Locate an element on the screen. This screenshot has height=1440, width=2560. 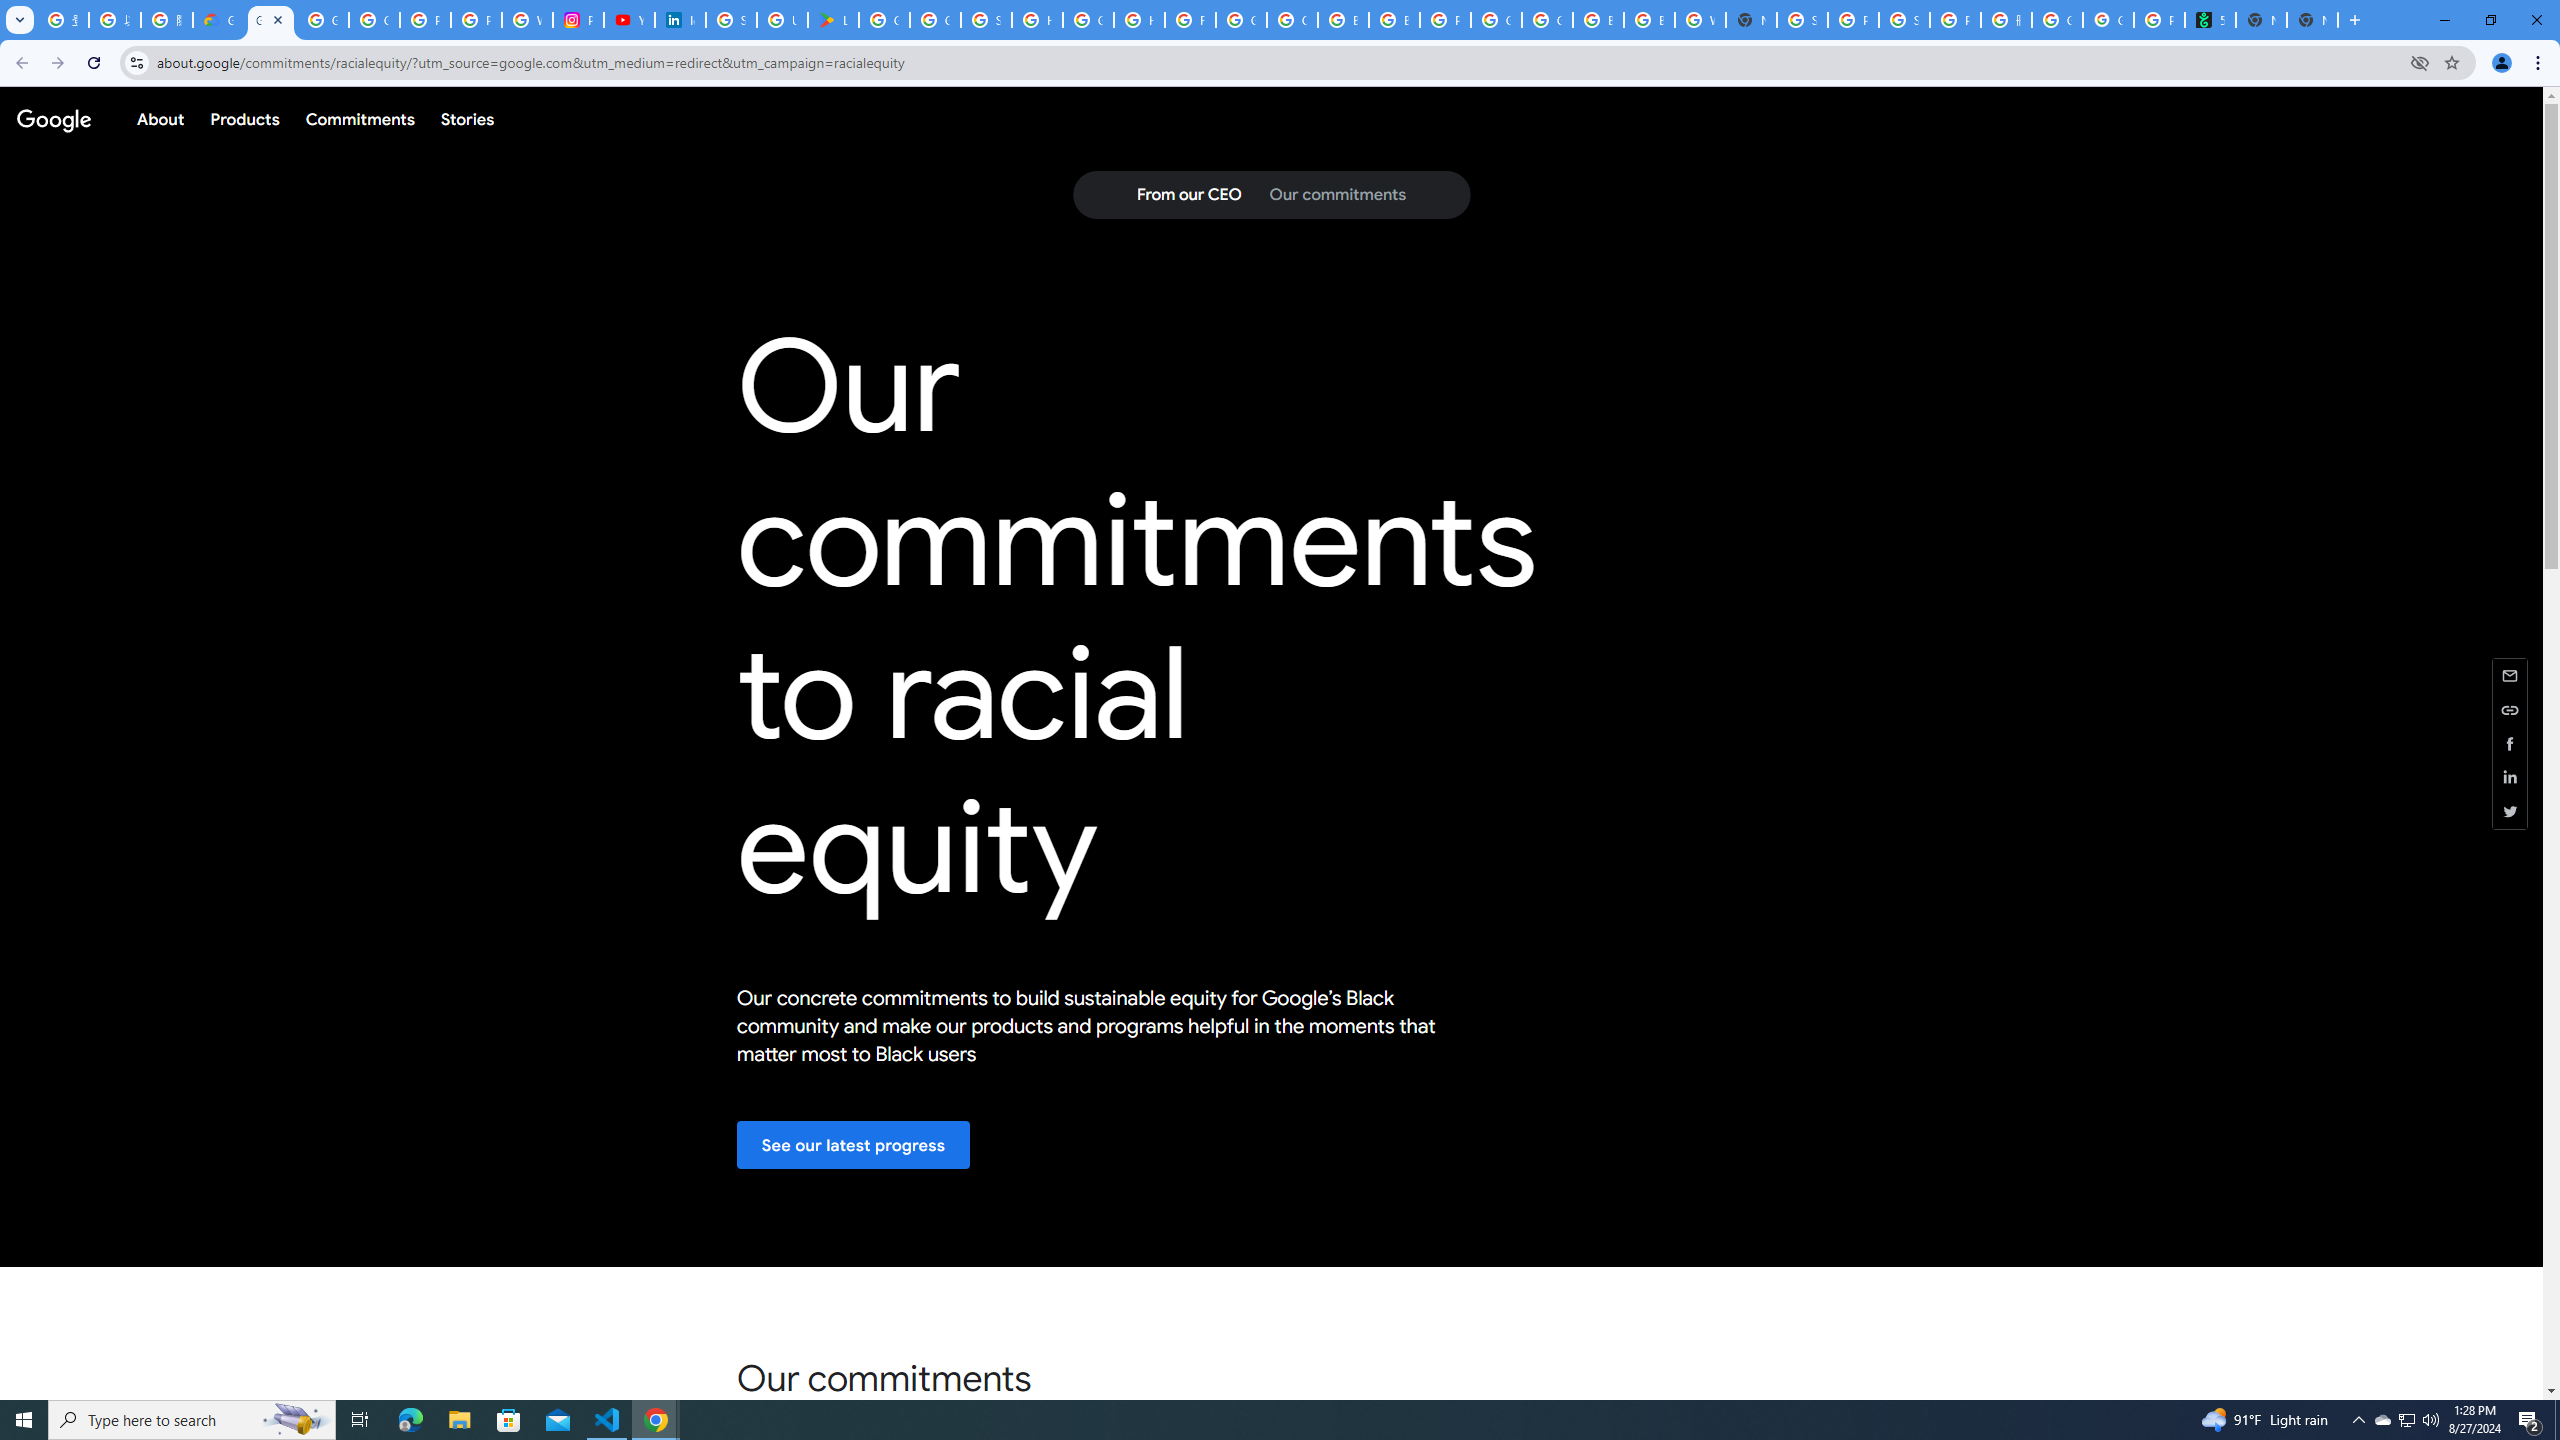
'See our latest progress' is located at coordinates (852, 1144).